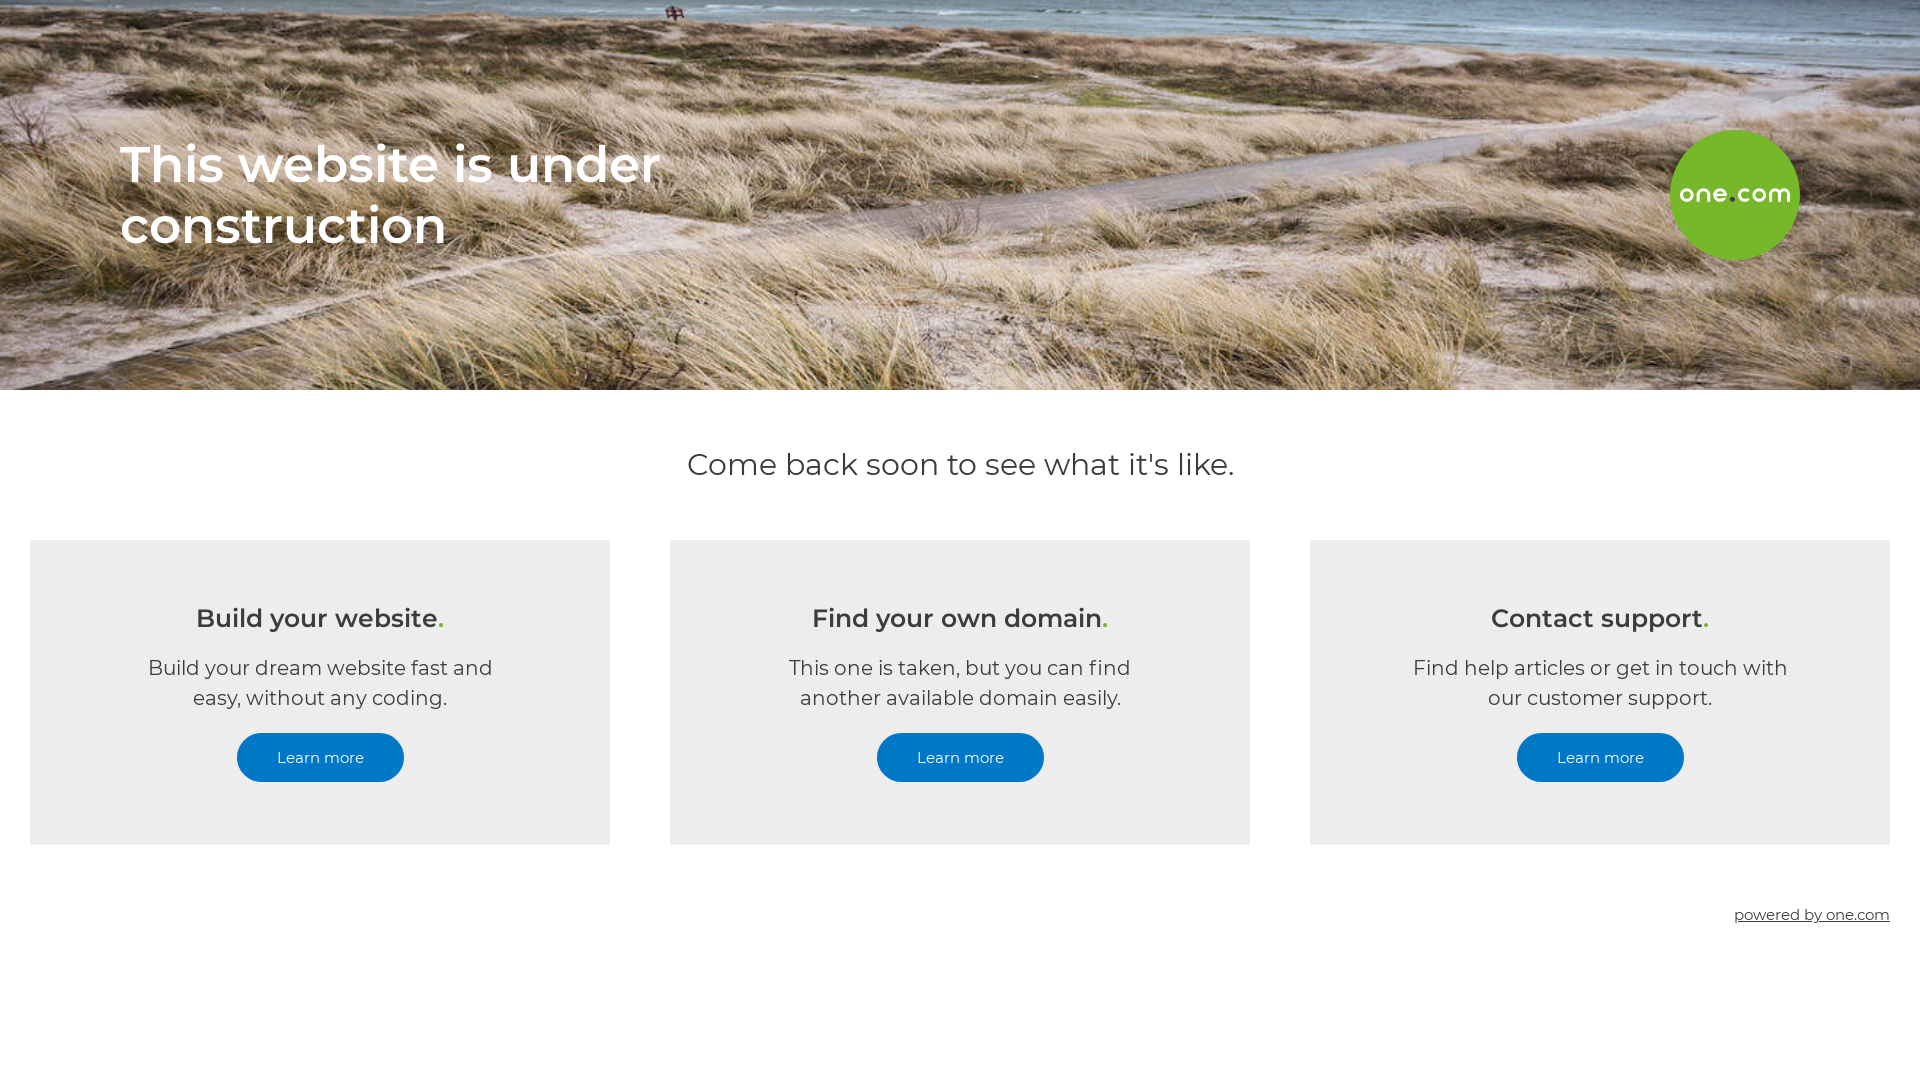 This screenshot has height=1080, width=1920. Describe the element at coordinates (1811, 914) in the screenshot. I see `'powered by one.com'` at that location.